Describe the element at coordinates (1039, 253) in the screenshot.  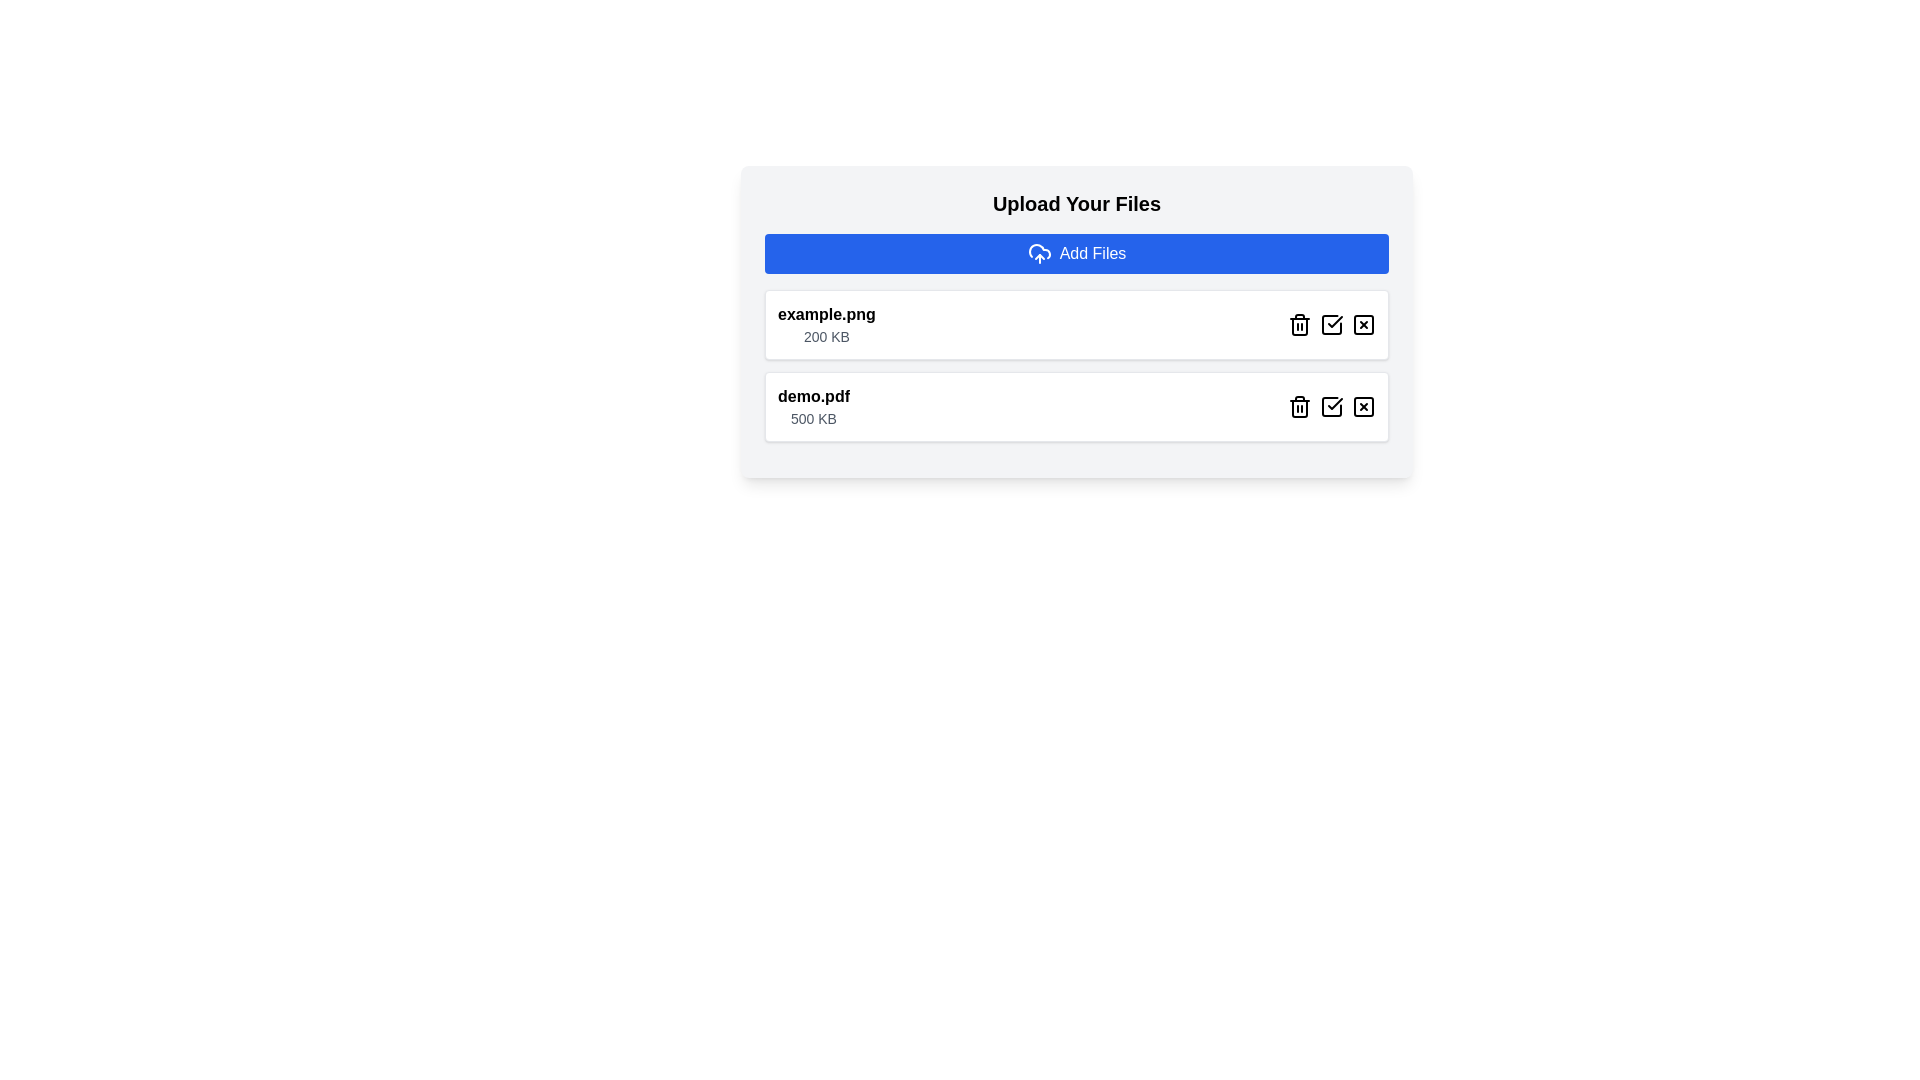
I see `the decorative SVG graphic icon that visually indicates the 'Add Files' button, located to the left of the 'Add Files' text within the blue button near the top center of the interface` at that location.